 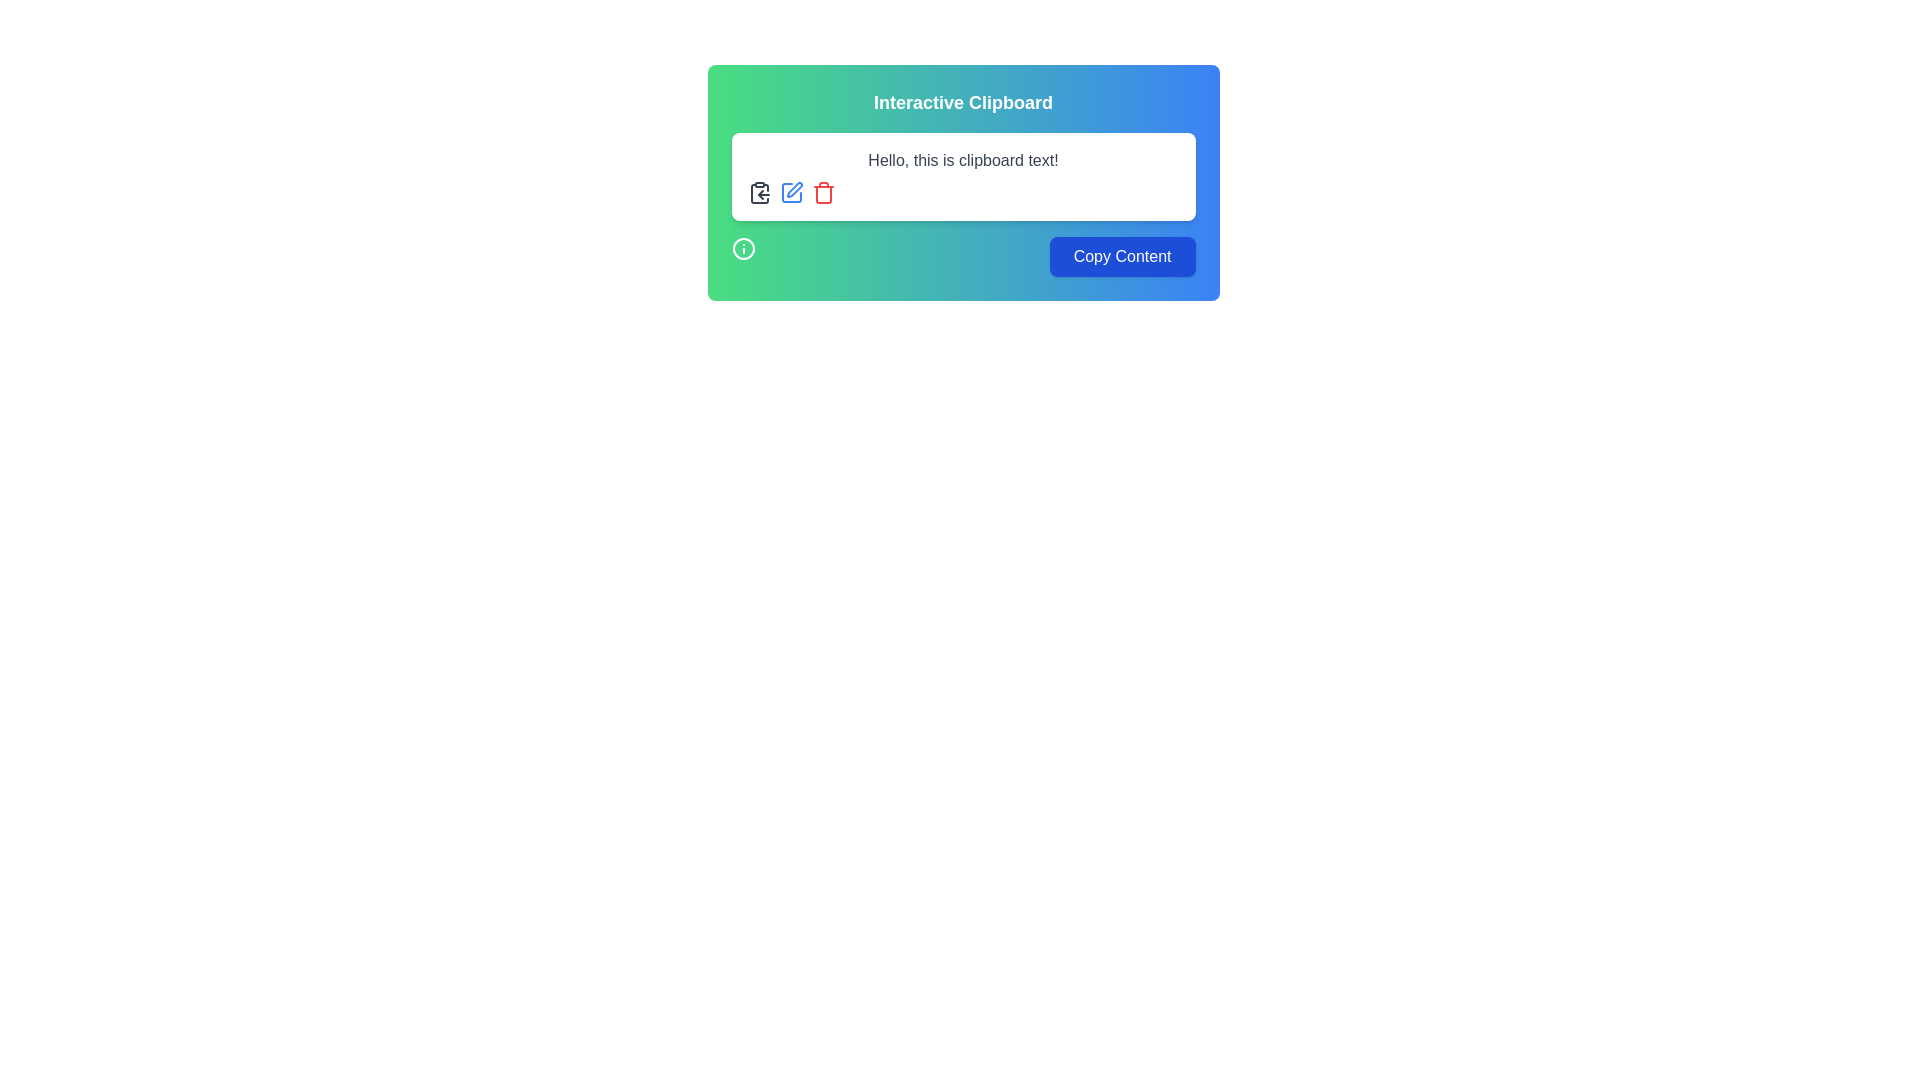 What do you see at coordinates (790, 192) in the screenshot?
I see `the blue pen icon button, which is the second icon from the left in the horizontal group above the text 'Hello, this is clipboard text!', to initiate edit mode` at bounding box center [790, 192].